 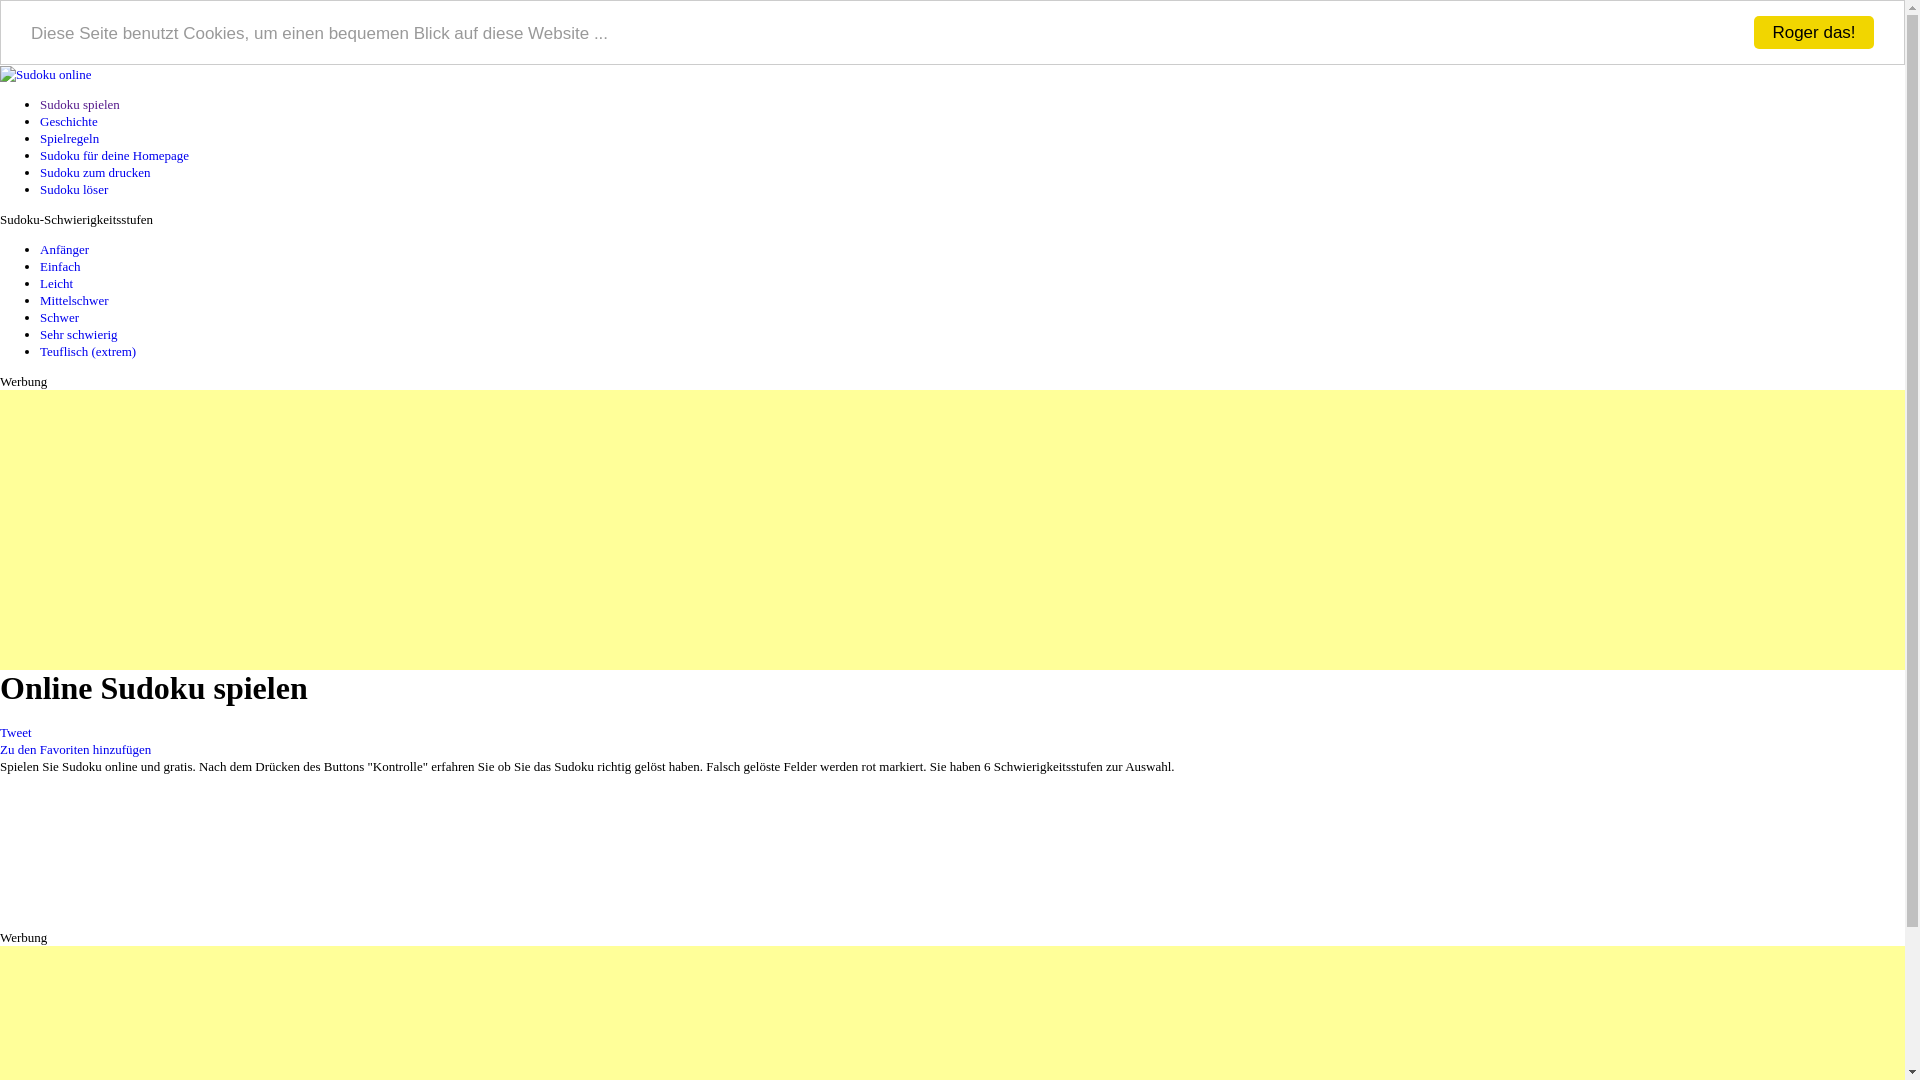 What do you see at coordinates (80, 104) in the screenshot?
I see `'Sudoku spielen'` at bounding box center [80, 104].